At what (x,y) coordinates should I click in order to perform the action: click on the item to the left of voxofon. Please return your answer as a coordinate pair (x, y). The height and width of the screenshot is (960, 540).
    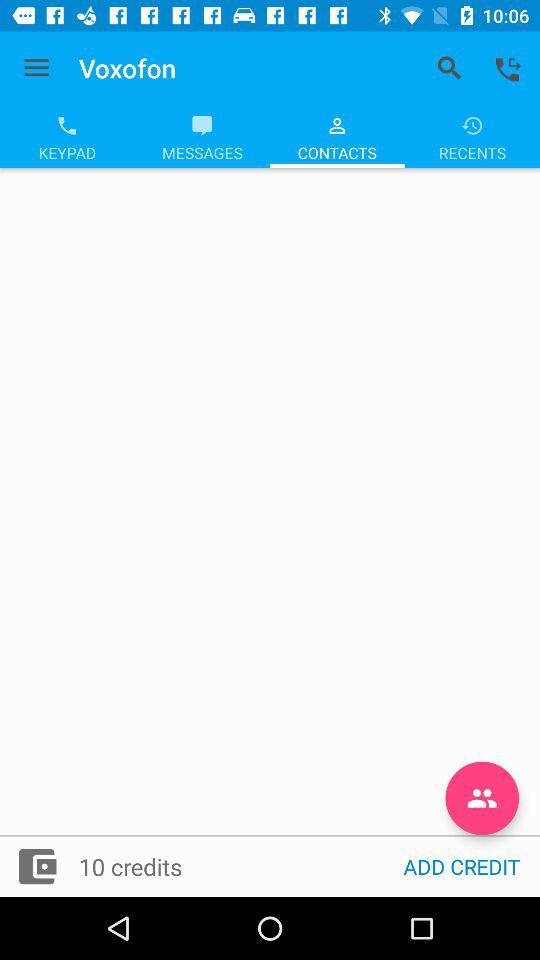
    Looking at the image, I should click on (36, 68).